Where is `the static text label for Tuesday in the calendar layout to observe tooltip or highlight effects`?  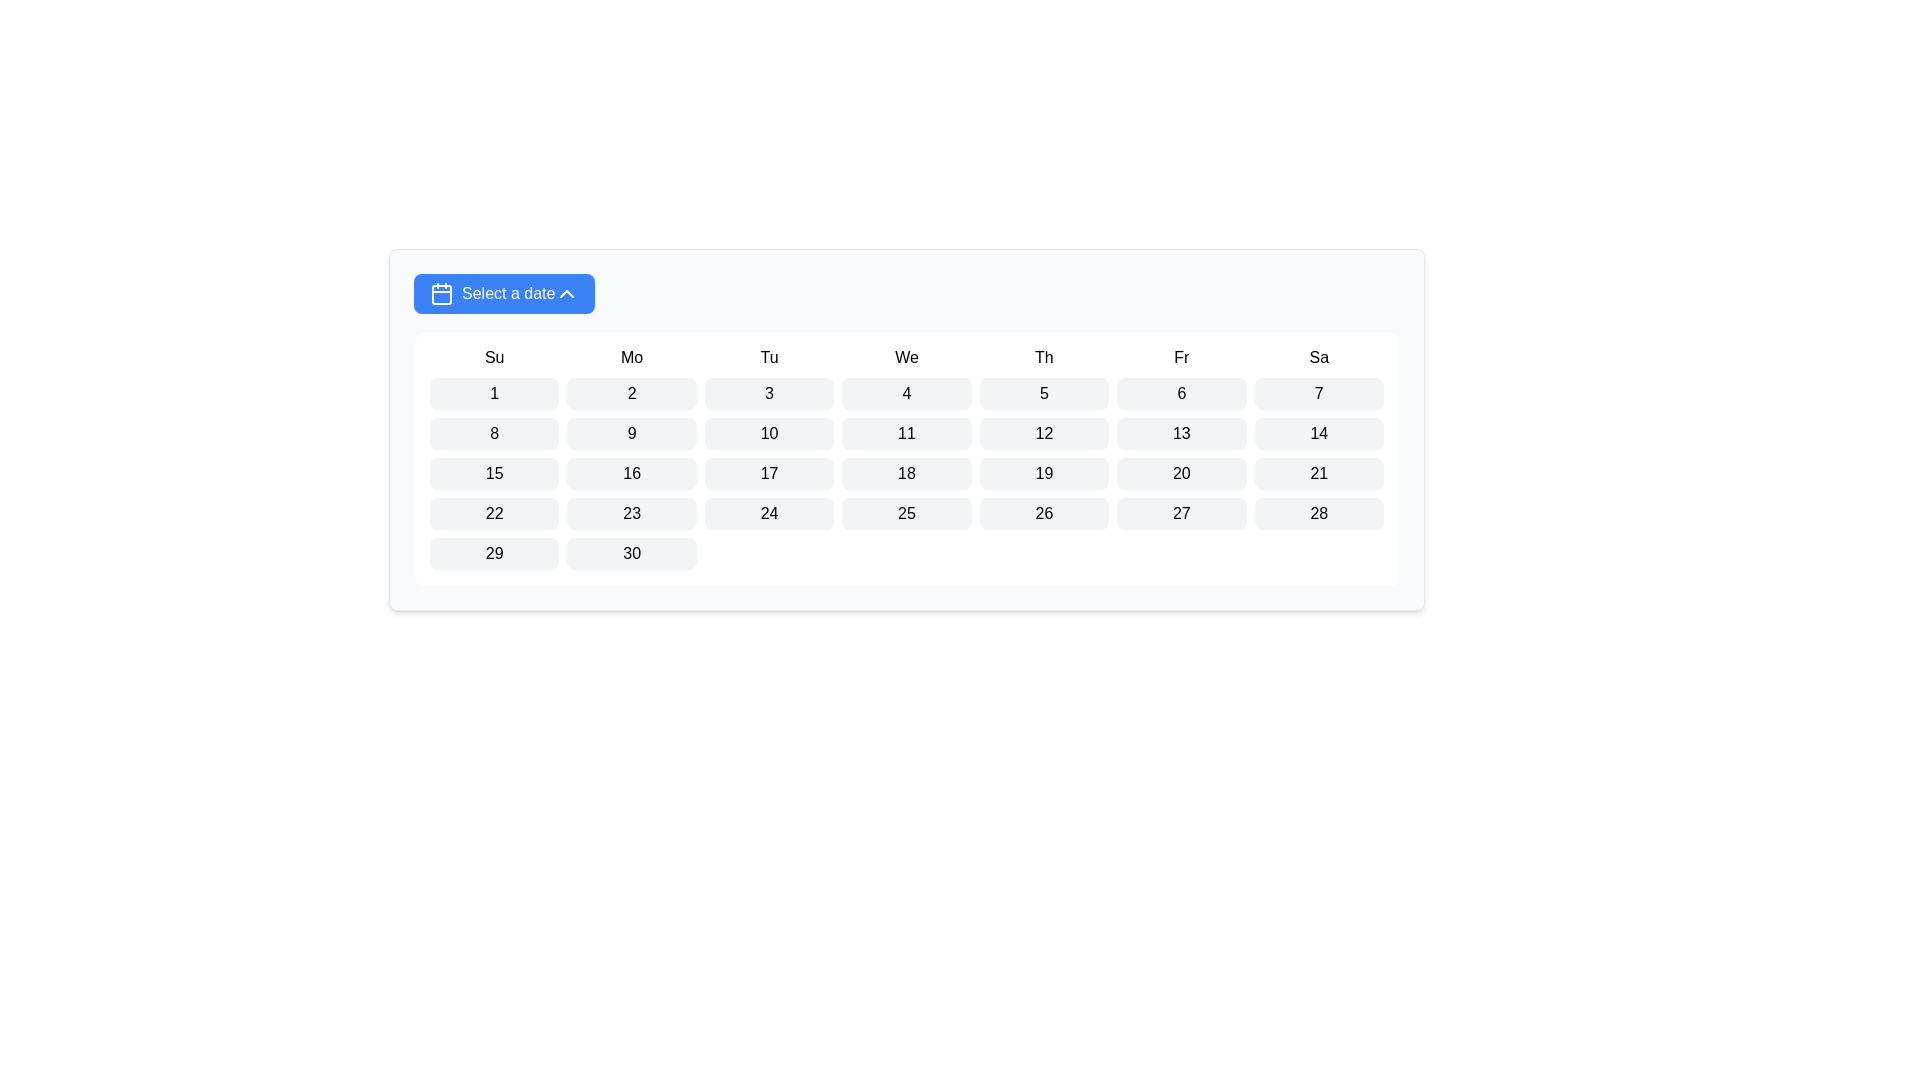
the static text label for Tuesday in the calendar layout to observe tooltip or highlight effects is located at coordinates (768, 357).